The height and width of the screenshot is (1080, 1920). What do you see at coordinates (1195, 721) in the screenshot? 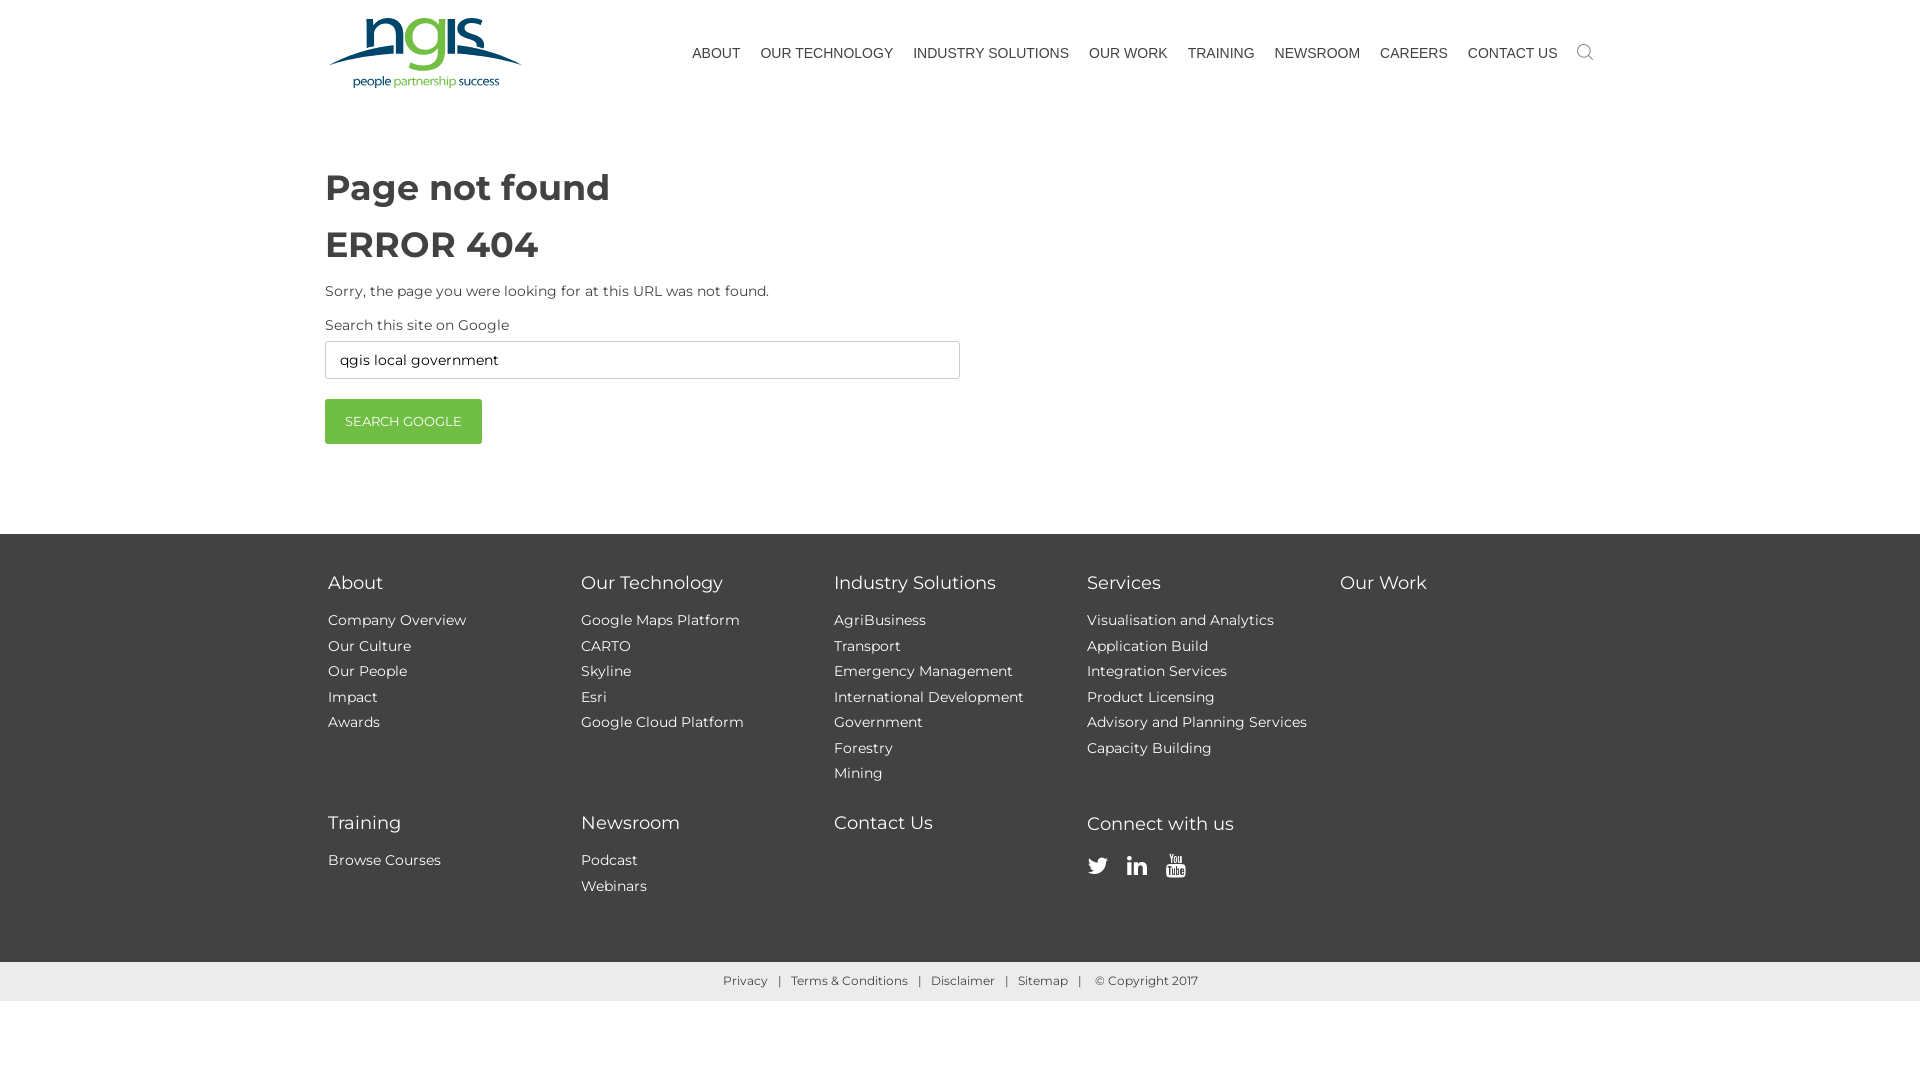
I see `'Advisory and Planning Services'` at bounding box center [1195, 721].